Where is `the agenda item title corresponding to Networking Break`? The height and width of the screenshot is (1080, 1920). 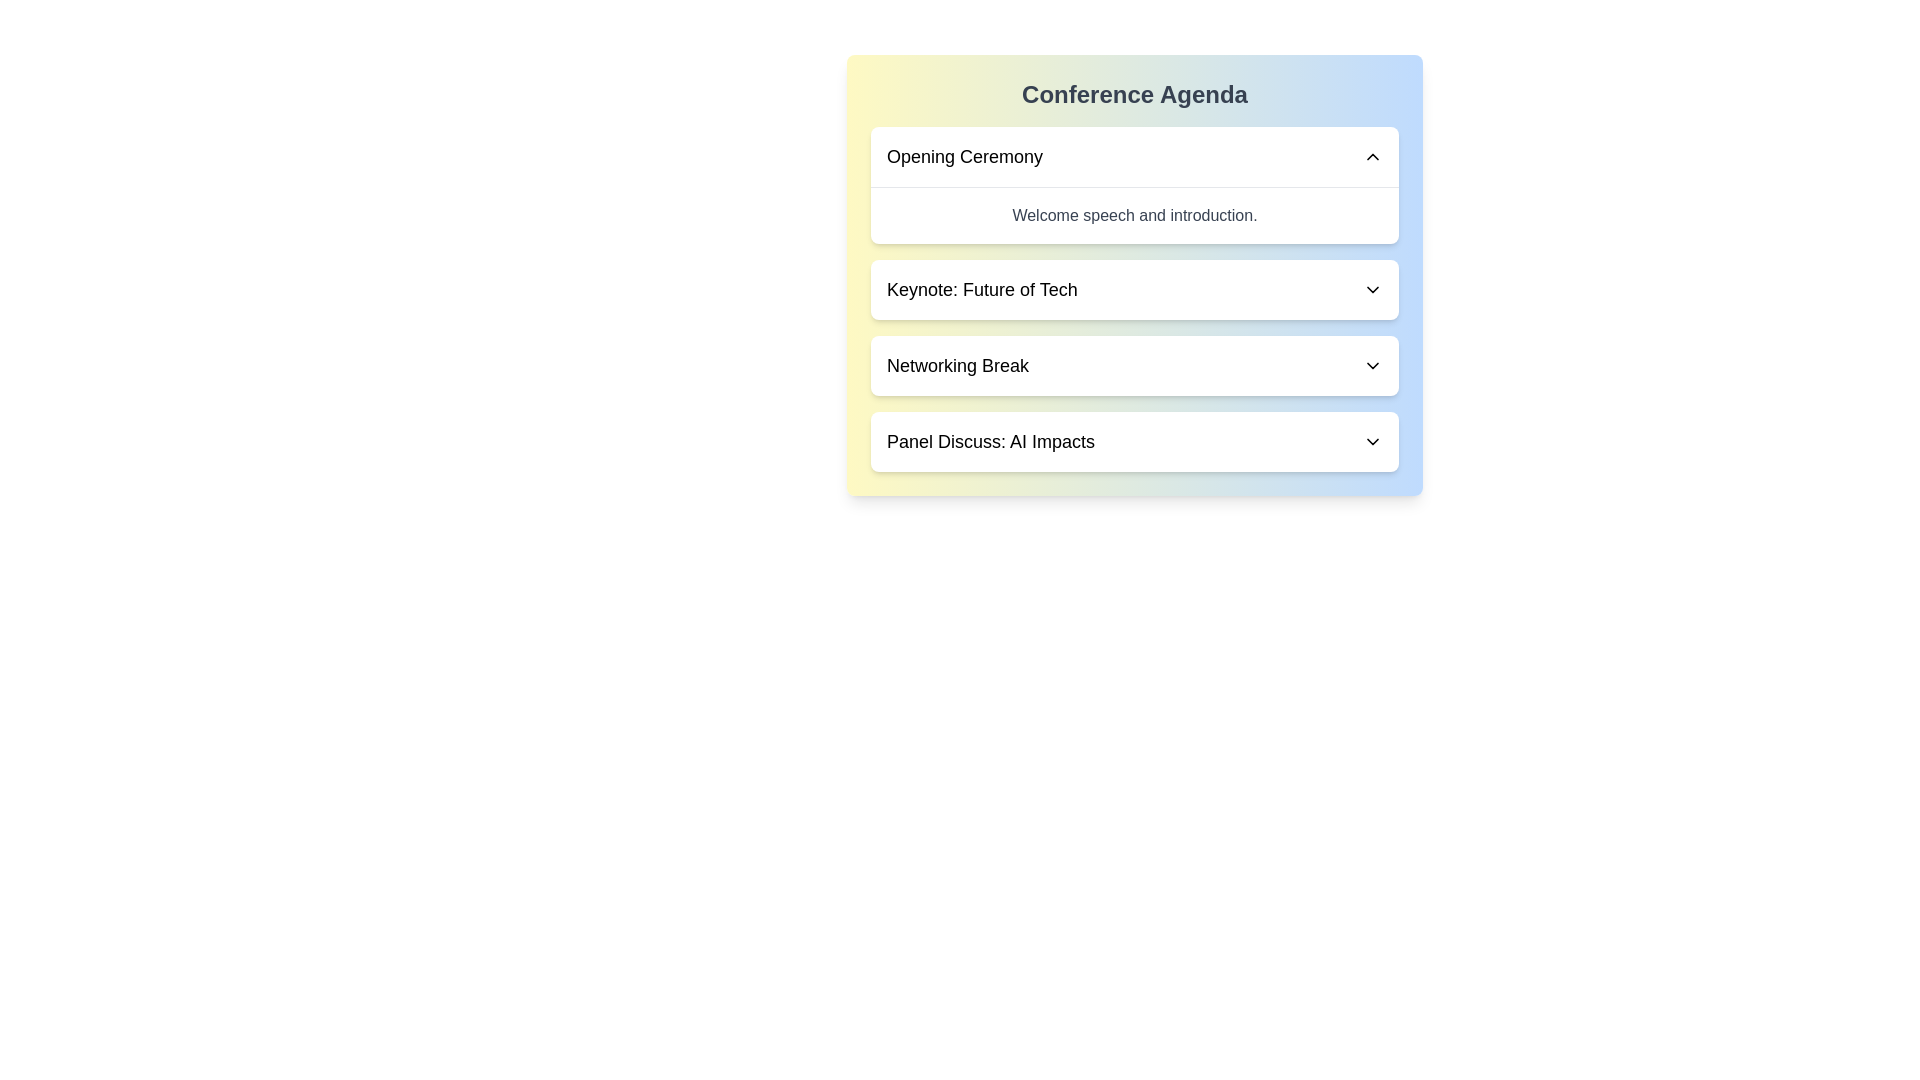
the agenda item title corresponding to Networking Break is located at coordinates (957, 366).